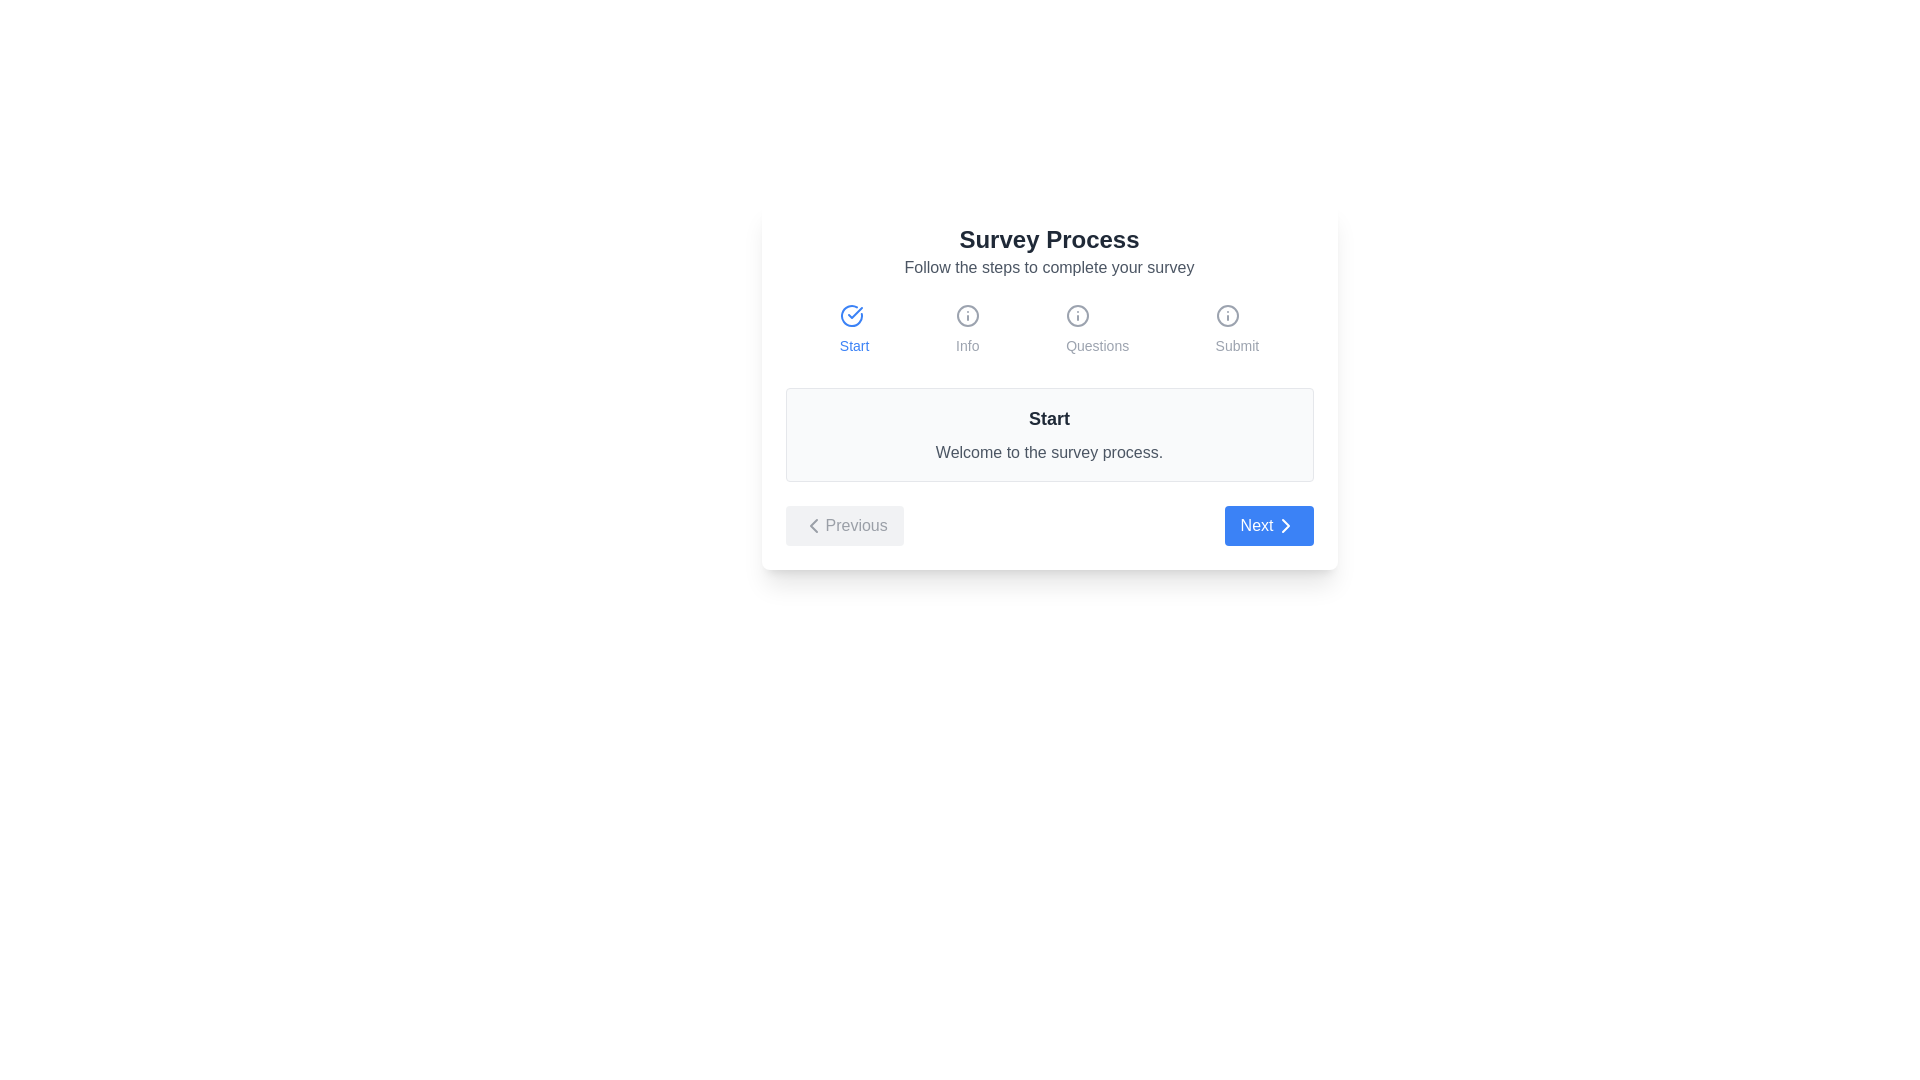 The image size is (1920, 1080). What do you see at coordinates (967, 315) in the screenshot?
I see `the circular icon outlined in gray with a centered dot and a shorter line beneath it, located in the second step indicator of the survey process navigation, immediately after the 'Start' step and before 'Questions.'` at bounding box center [967, 315].